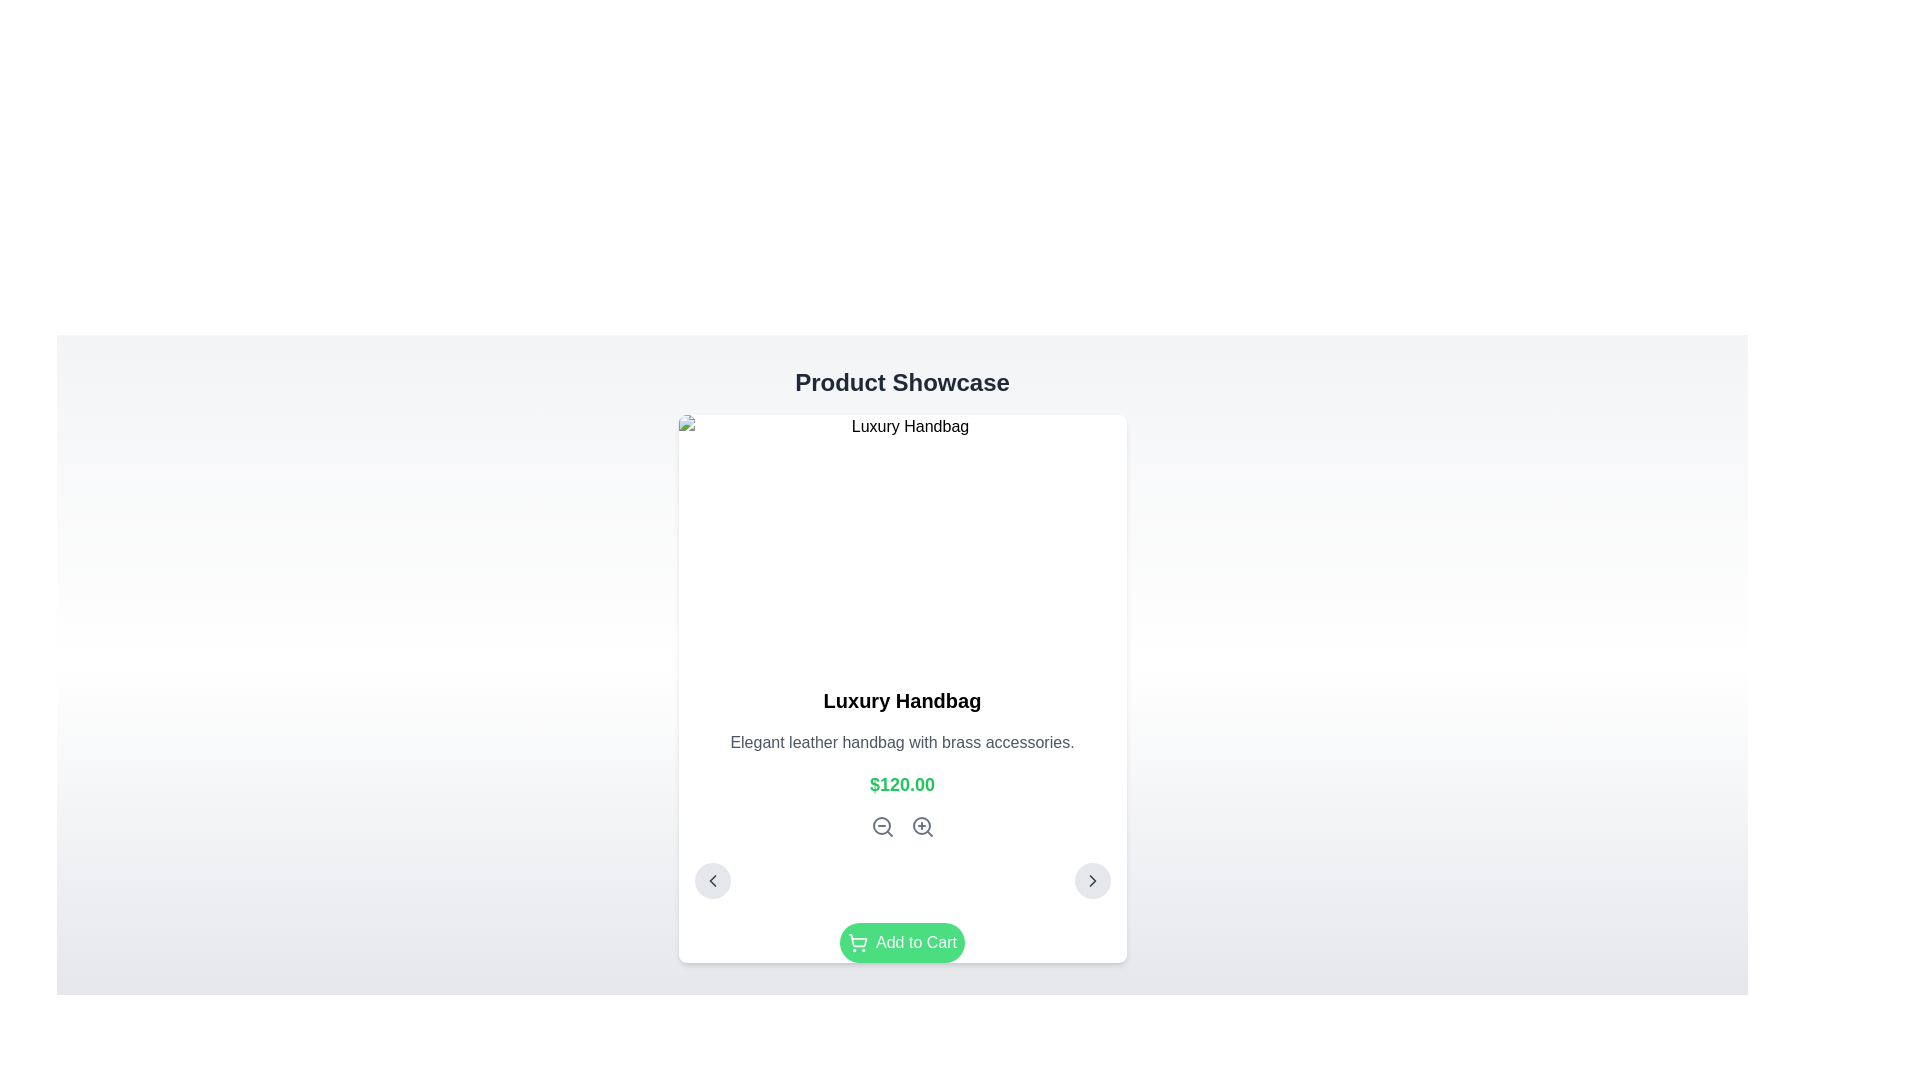 The width and height of the screenshot is (1920, 1080). I want to click on the navigation icon located within the circular button at the bottom-right corner of the product display card, so click(1091, 879).